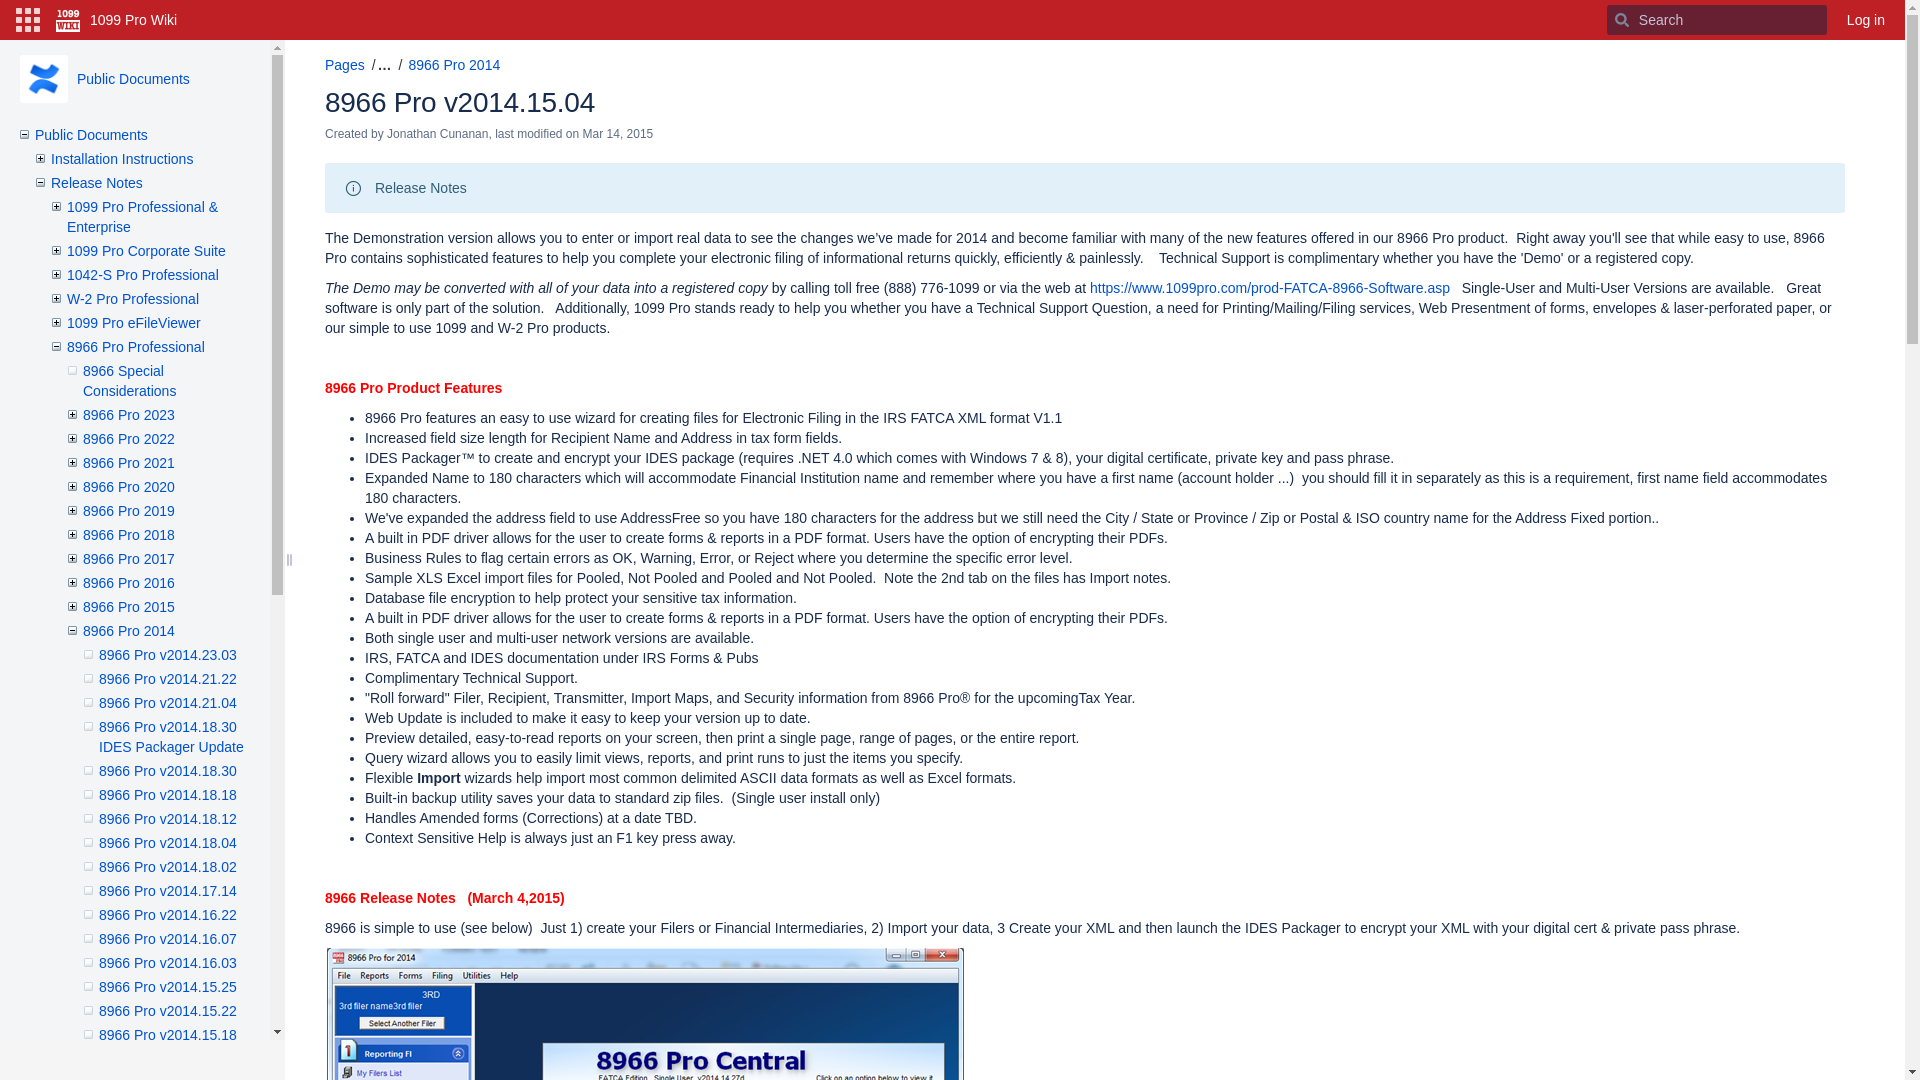 The width and height of the screenshot is (1920, 1080). What do you see at coordinates (9, 19) in the screenshot?
I see `'Linked Applications'` at bounding box center [9, 19].